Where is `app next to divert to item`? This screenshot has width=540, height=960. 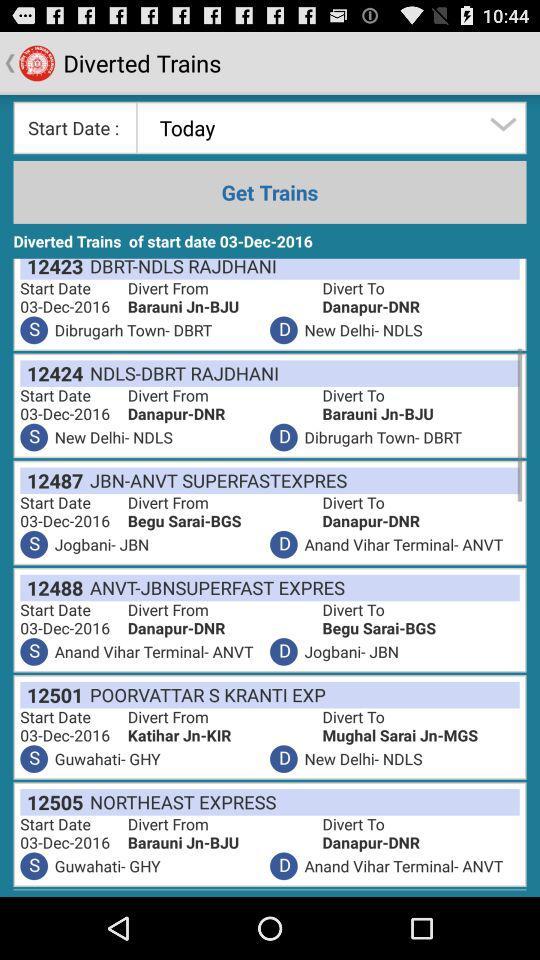
app next to divert to item is located at coordinates (179, 802).